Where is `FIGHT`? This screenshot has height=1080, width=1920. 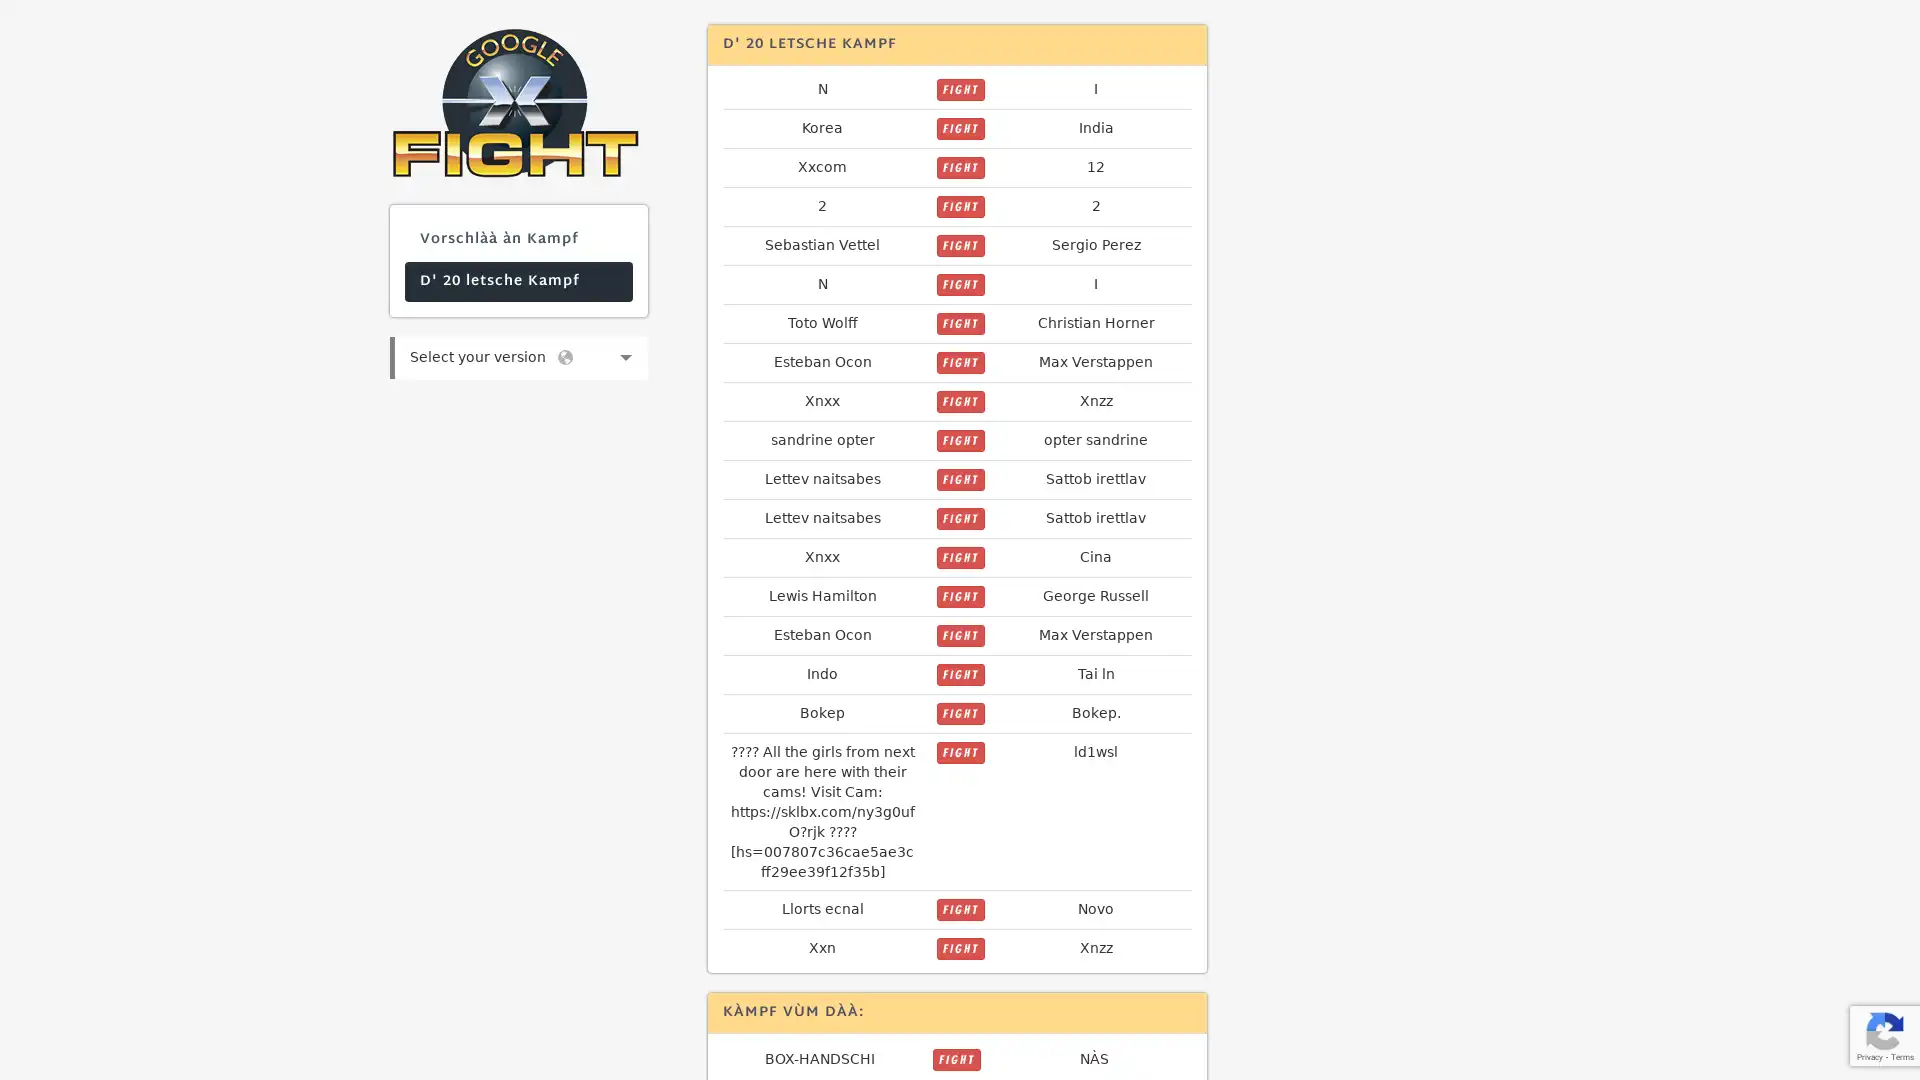
FIGHT is located at coordinates (960, 128).